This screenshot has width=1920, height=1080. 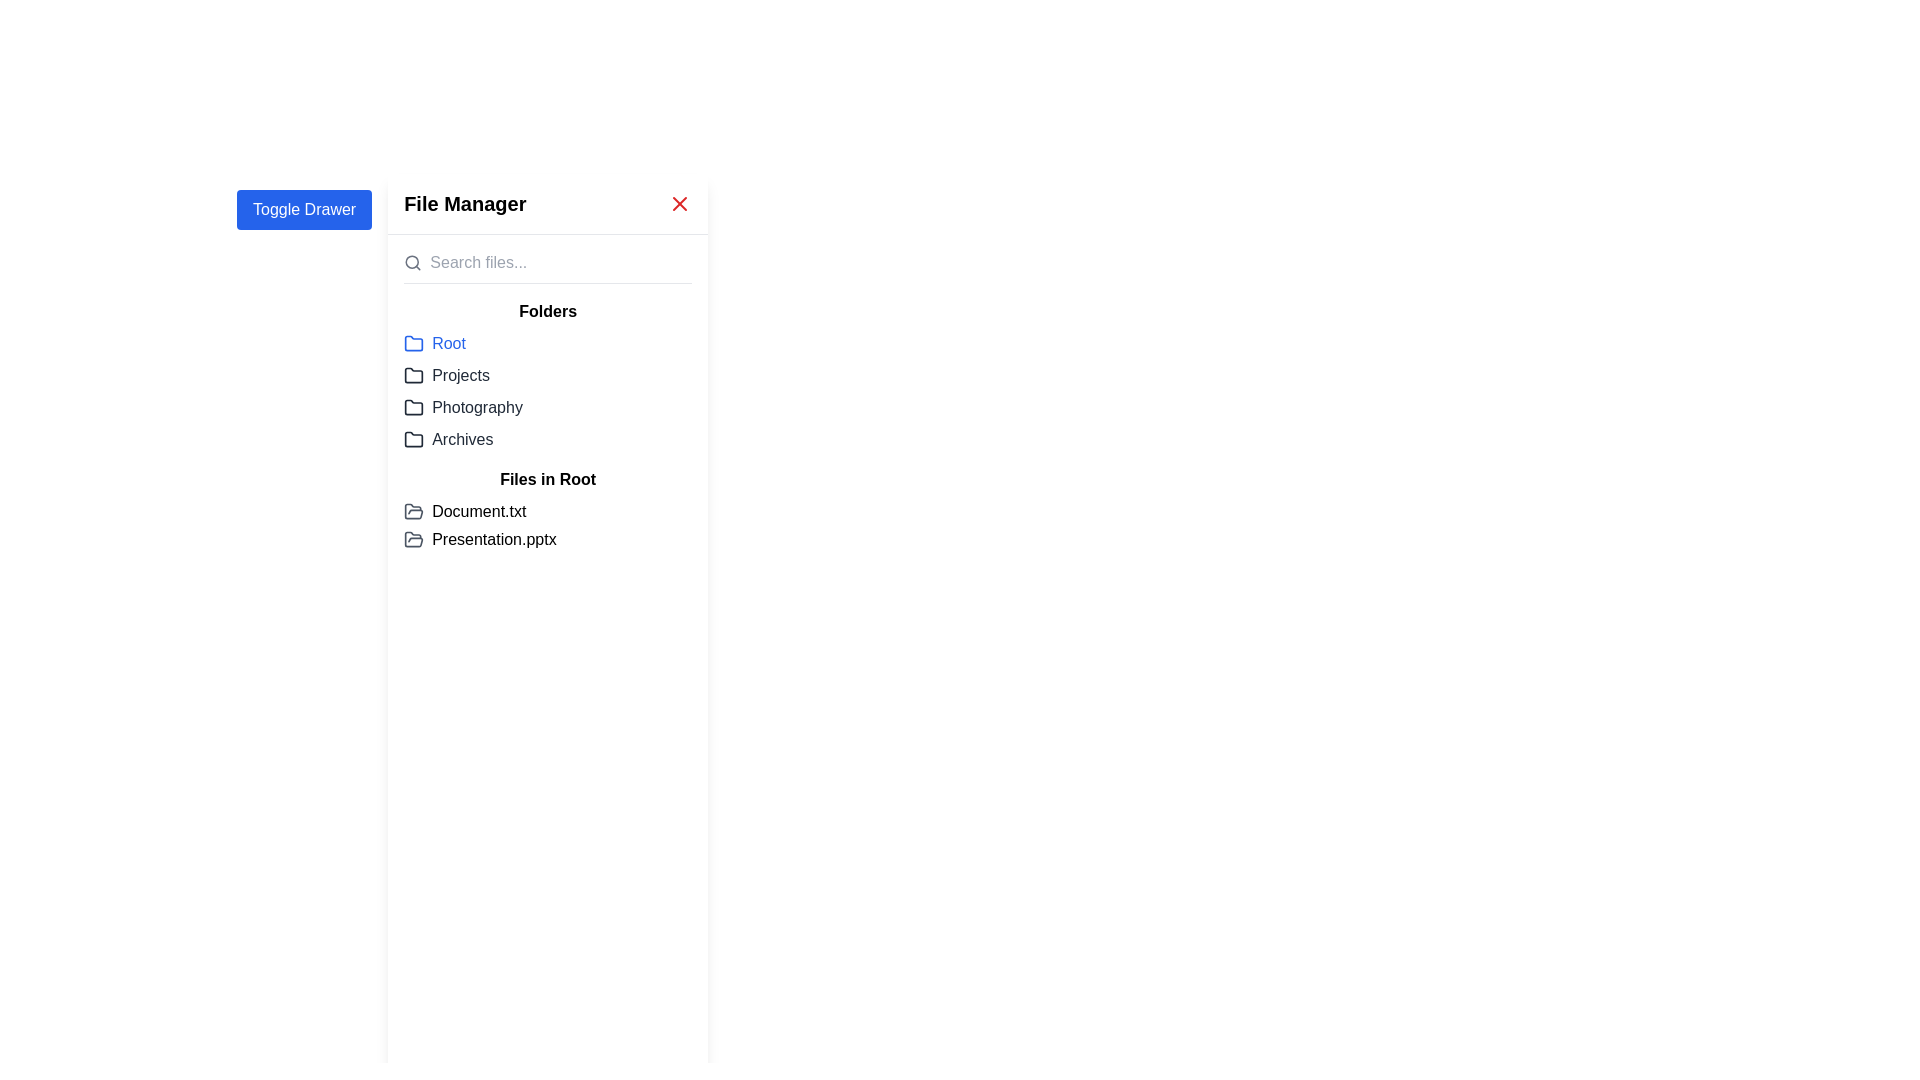 What do you see at coordinates (548, 524) in the screenshot?
I see `the clickable list entry for the file labeled 'Document.txt' in the 'Files in Root' section of the file manager` at bounding box center [548, 524].